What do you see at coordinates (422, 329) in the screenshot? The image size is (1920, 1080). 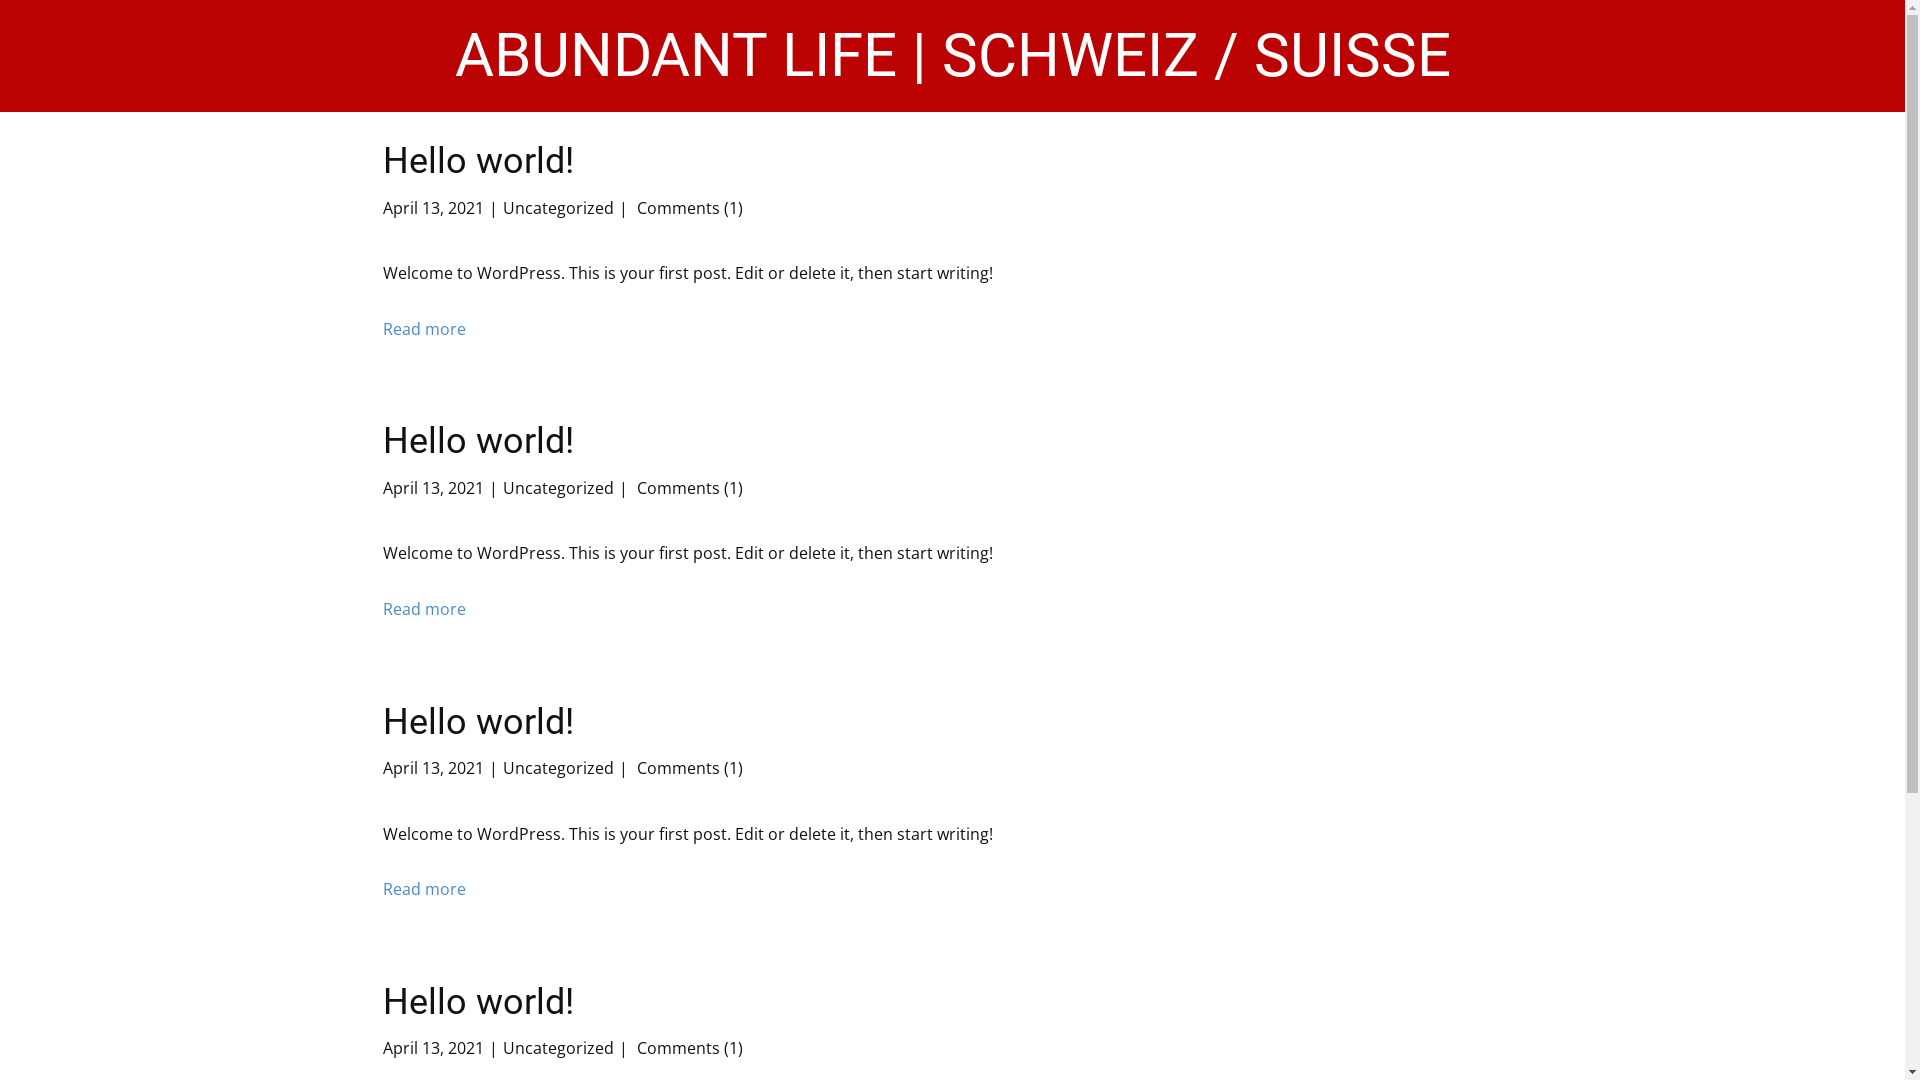 I see `'Read more'` at bounding box center [422, 329].